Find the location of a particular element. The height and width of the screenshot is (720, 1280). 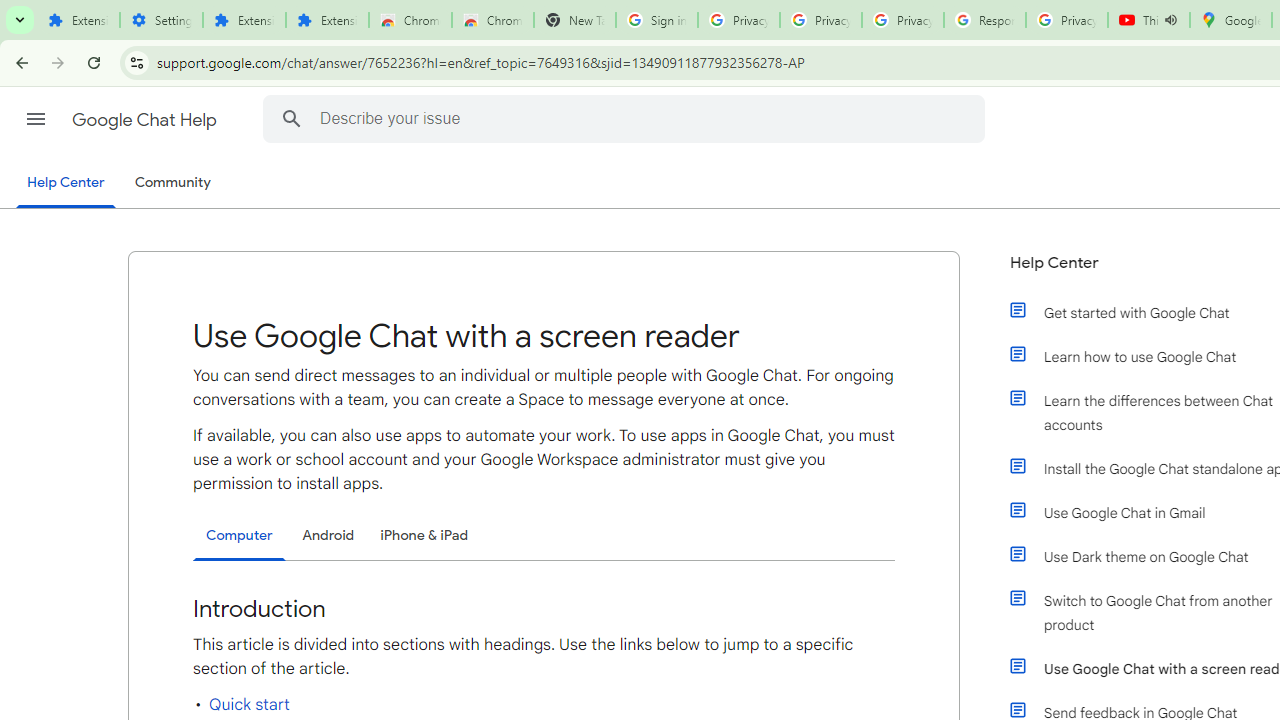

'Main menu' is located at coordinates (35, 119).